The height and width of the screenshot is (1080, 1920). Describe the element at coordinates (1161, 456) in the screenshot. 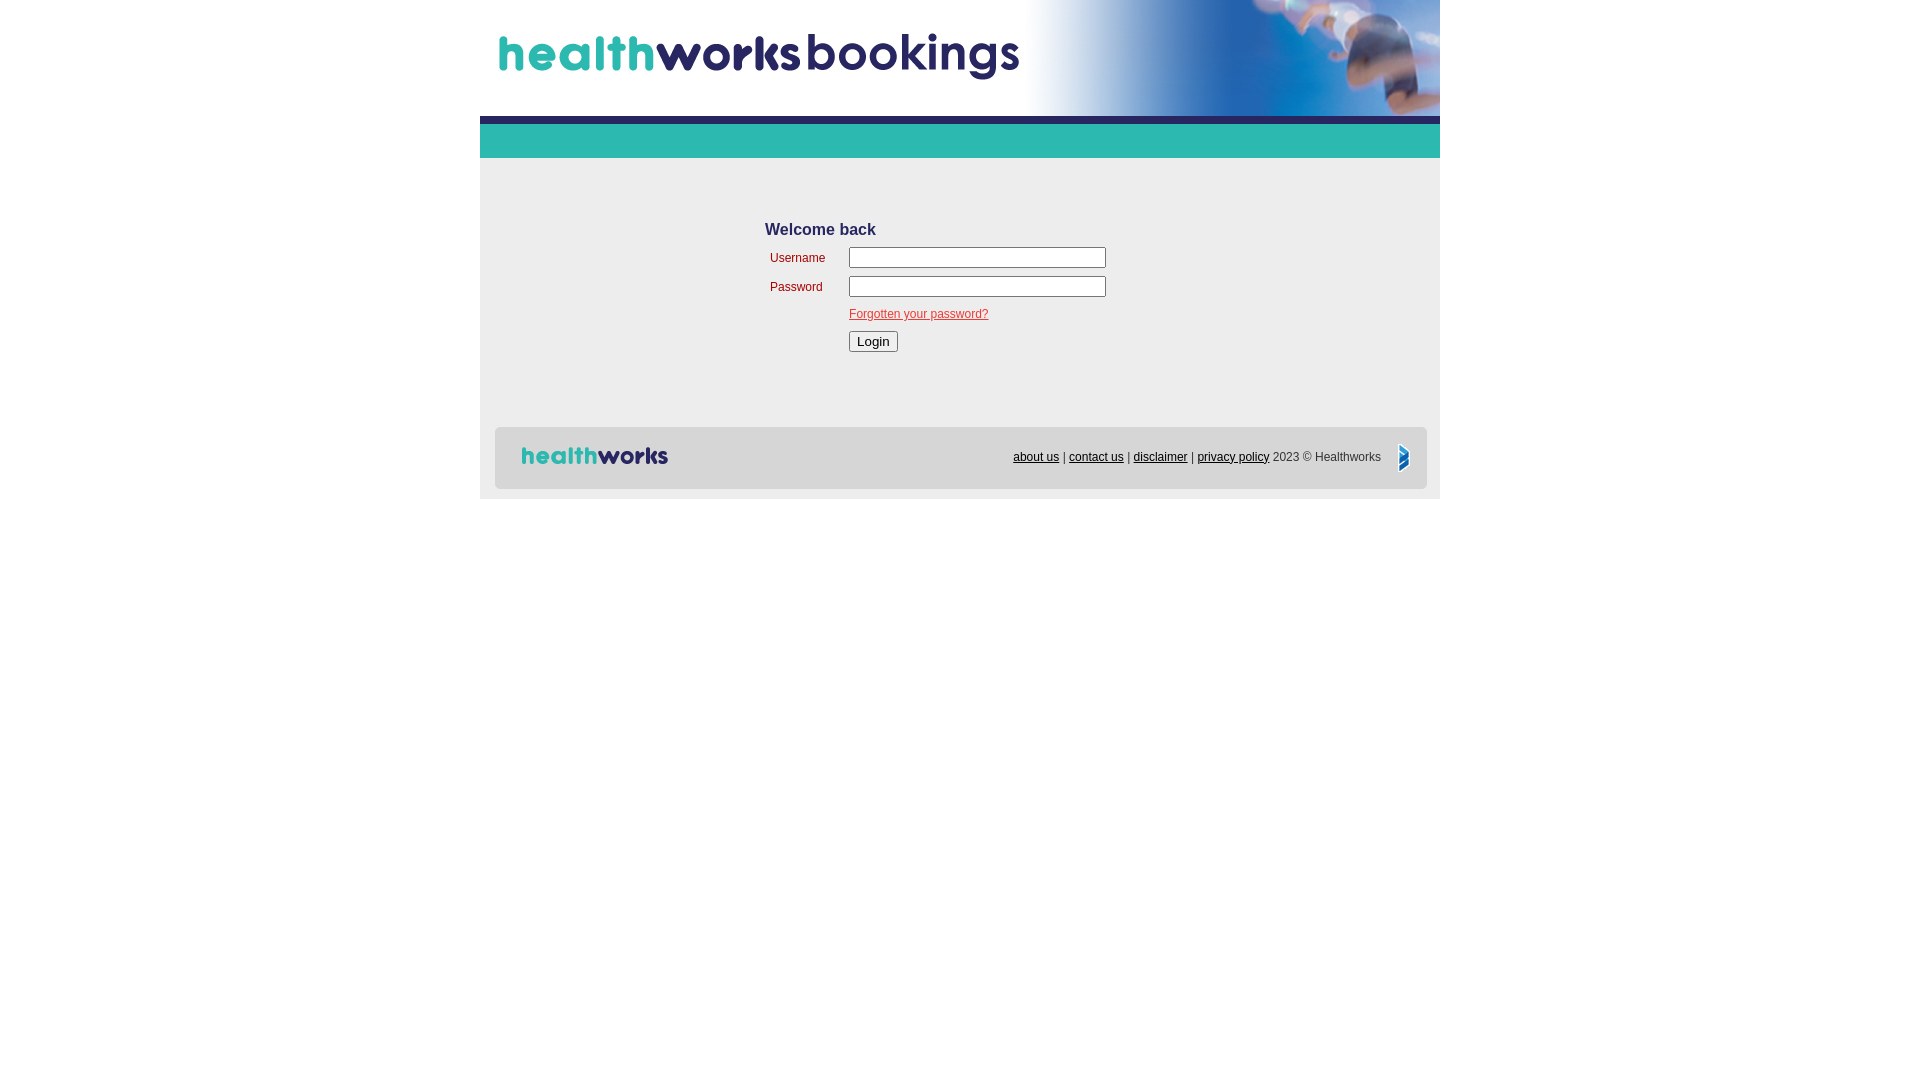

I see `'disclaimer'` at that location.